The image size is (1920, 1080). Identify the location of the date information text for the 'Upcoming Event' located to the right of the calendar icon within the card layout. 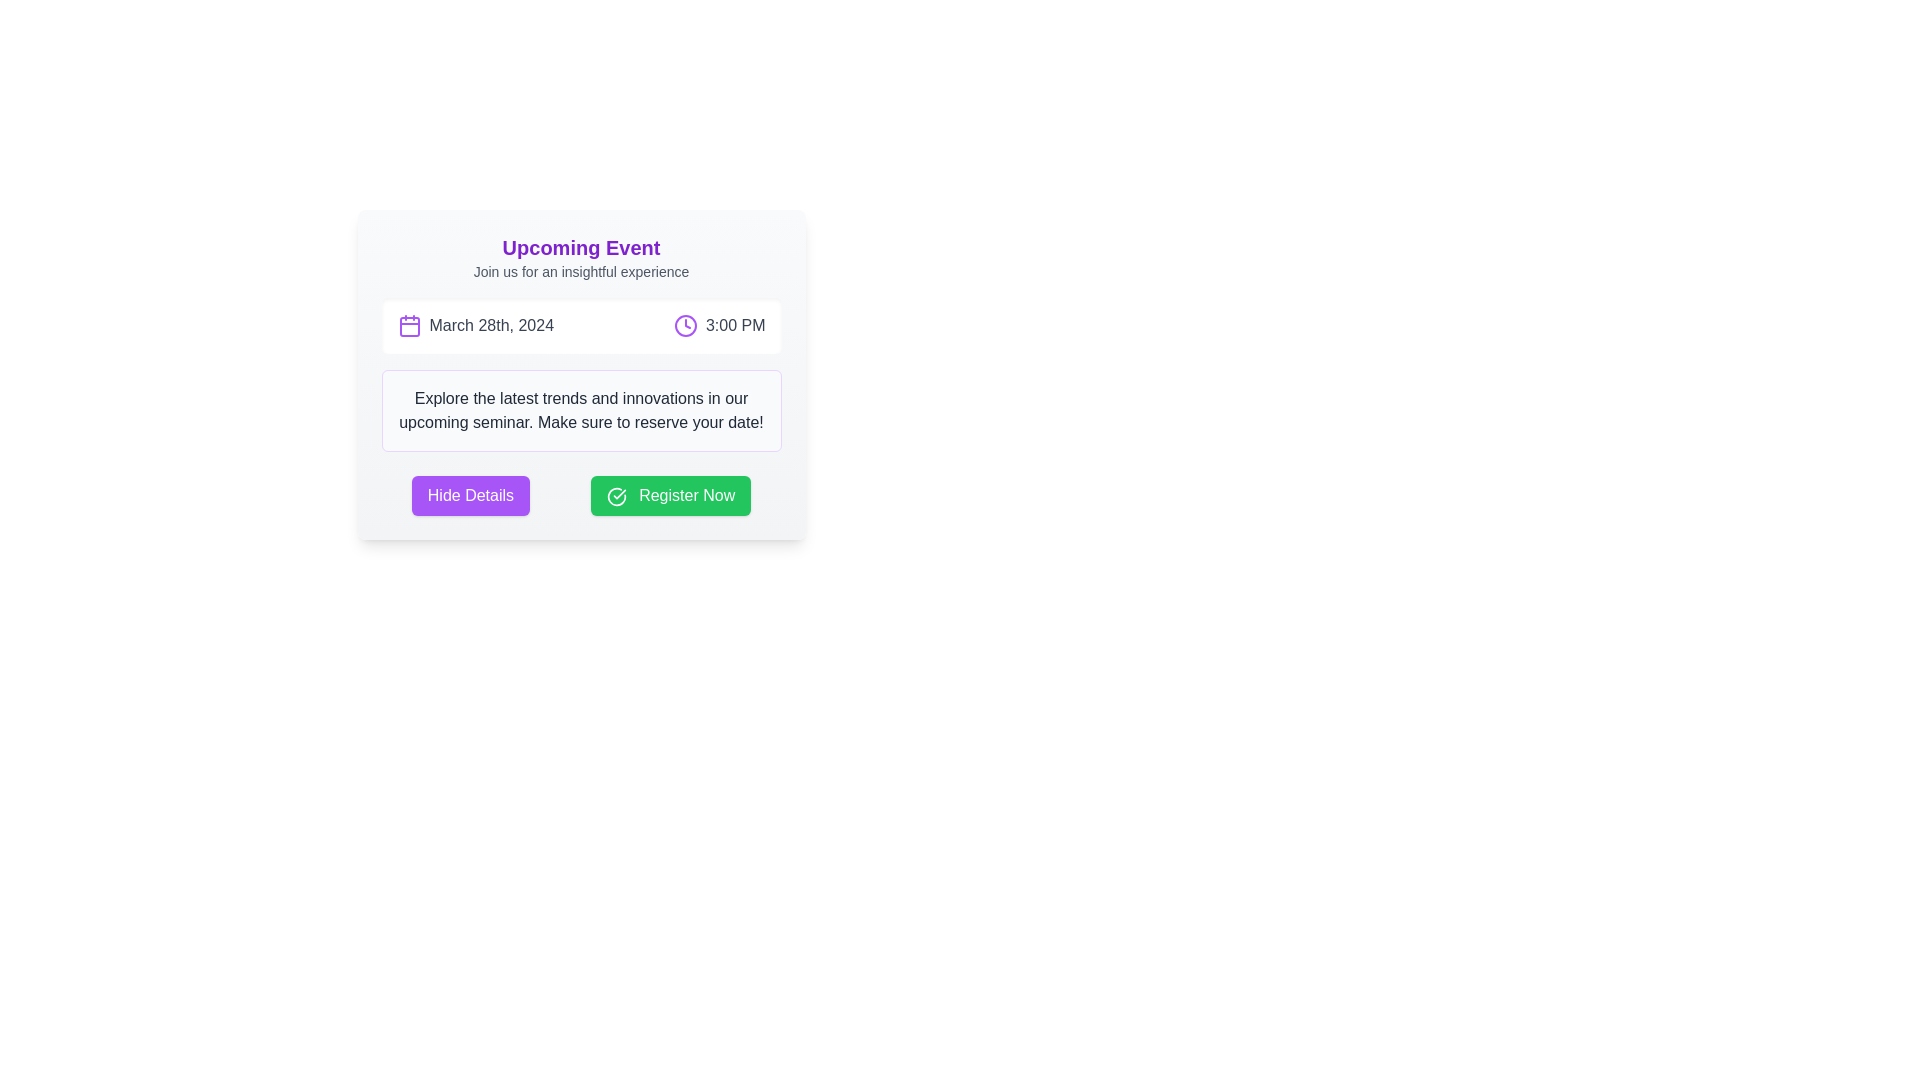
(491, 325).